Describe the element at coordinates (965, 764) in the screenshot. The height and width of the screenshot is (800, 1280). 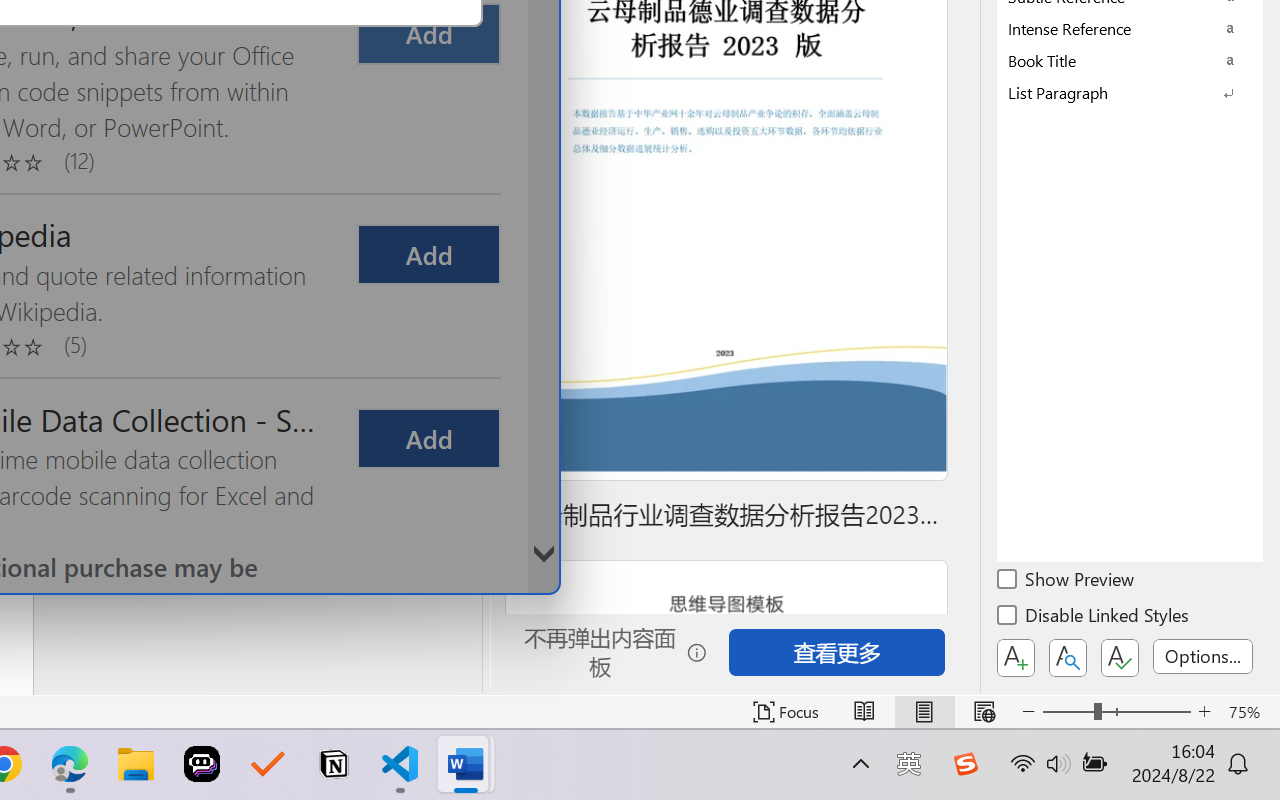
I see `'Class: Image'` at that location.